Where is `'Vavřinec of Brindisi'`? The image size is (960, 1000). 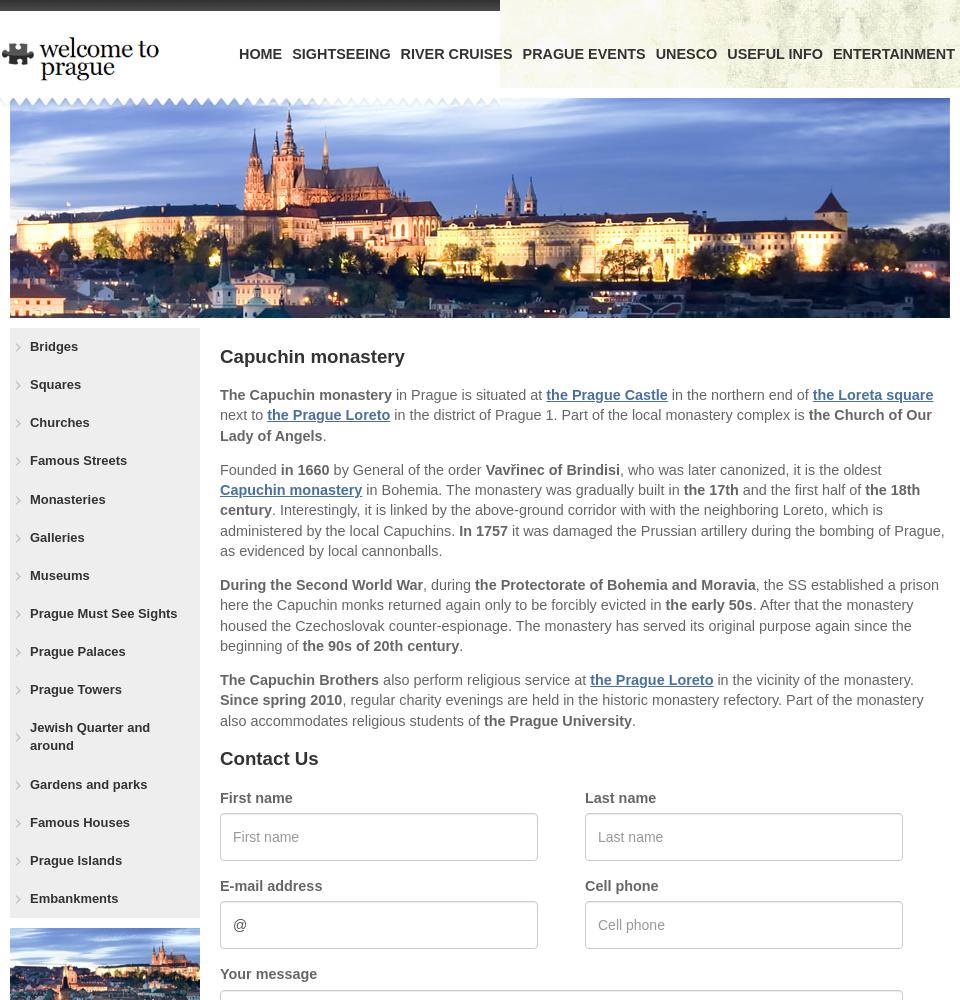 'Vavřinec of Brindisi' is located at coordinates (552, 469).